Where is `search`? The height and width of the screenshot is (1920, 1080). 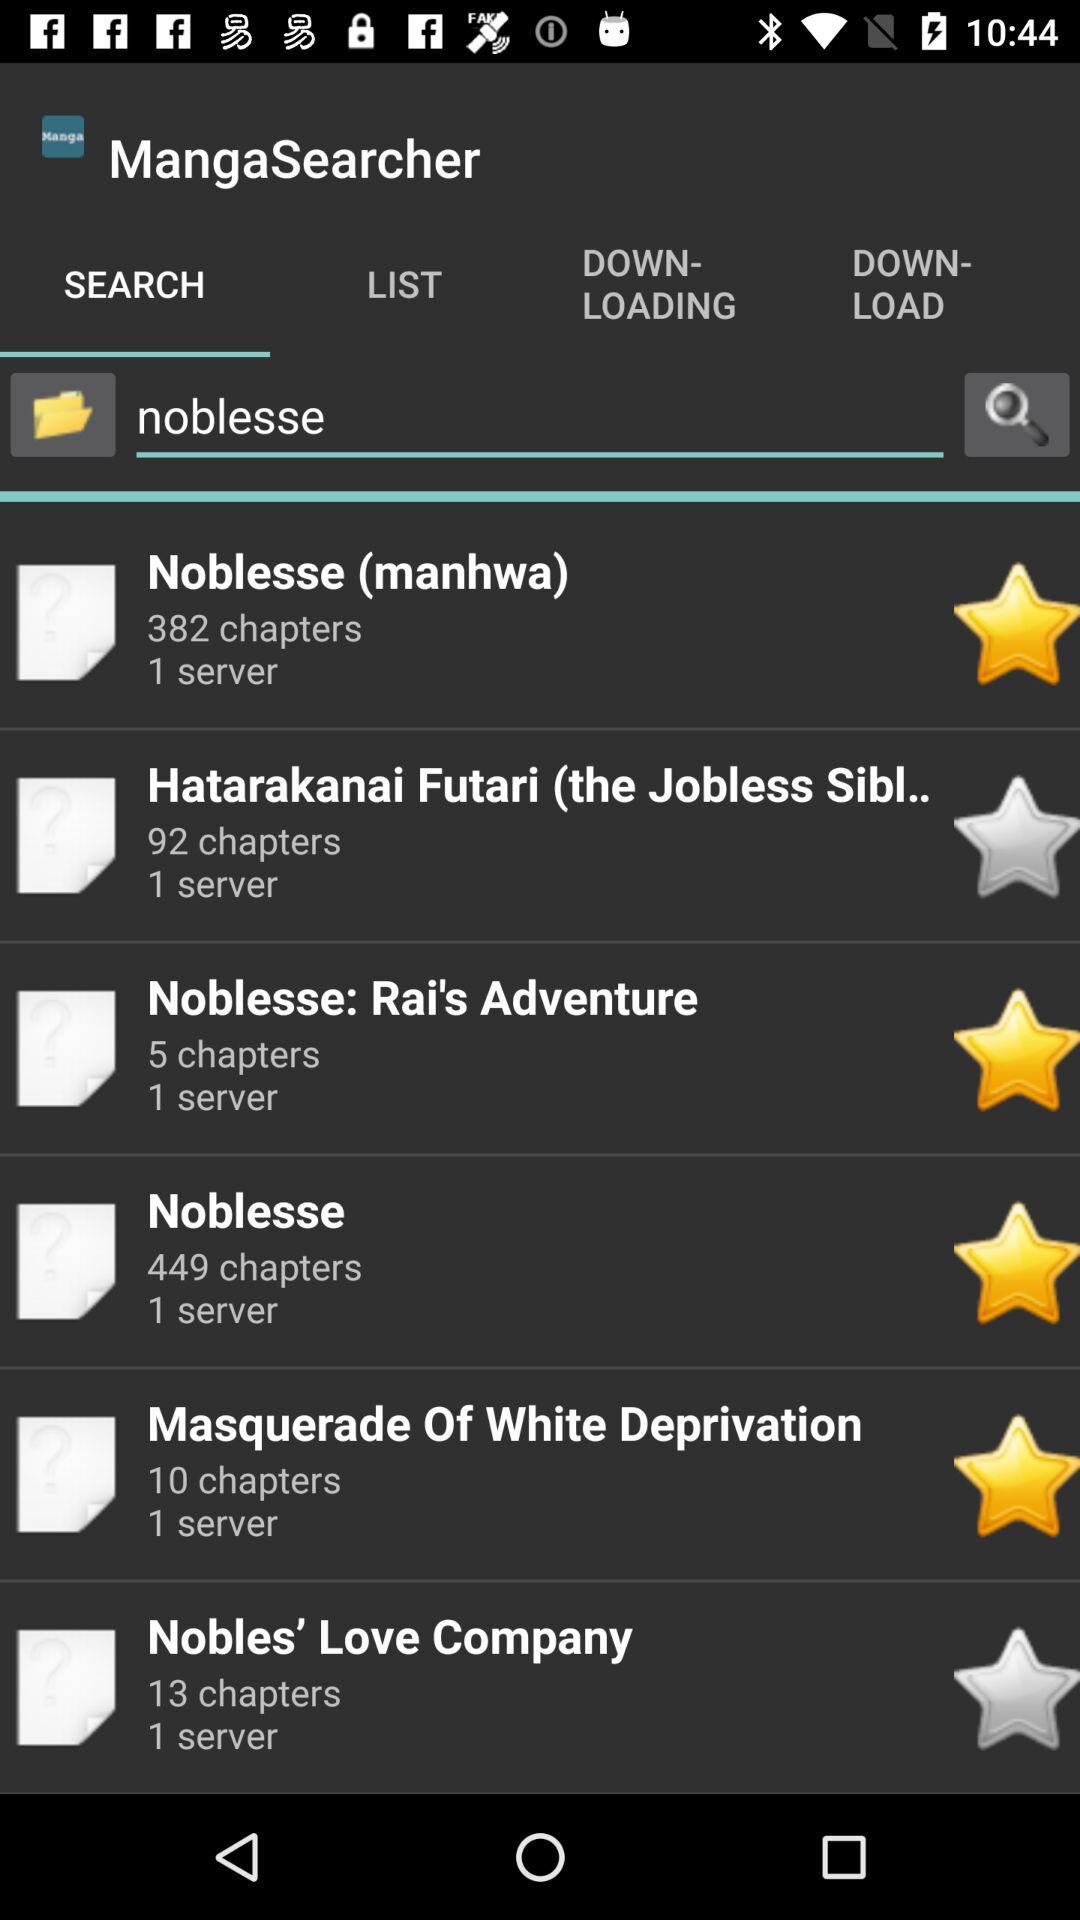
search is located at coordinates (1017, 413).